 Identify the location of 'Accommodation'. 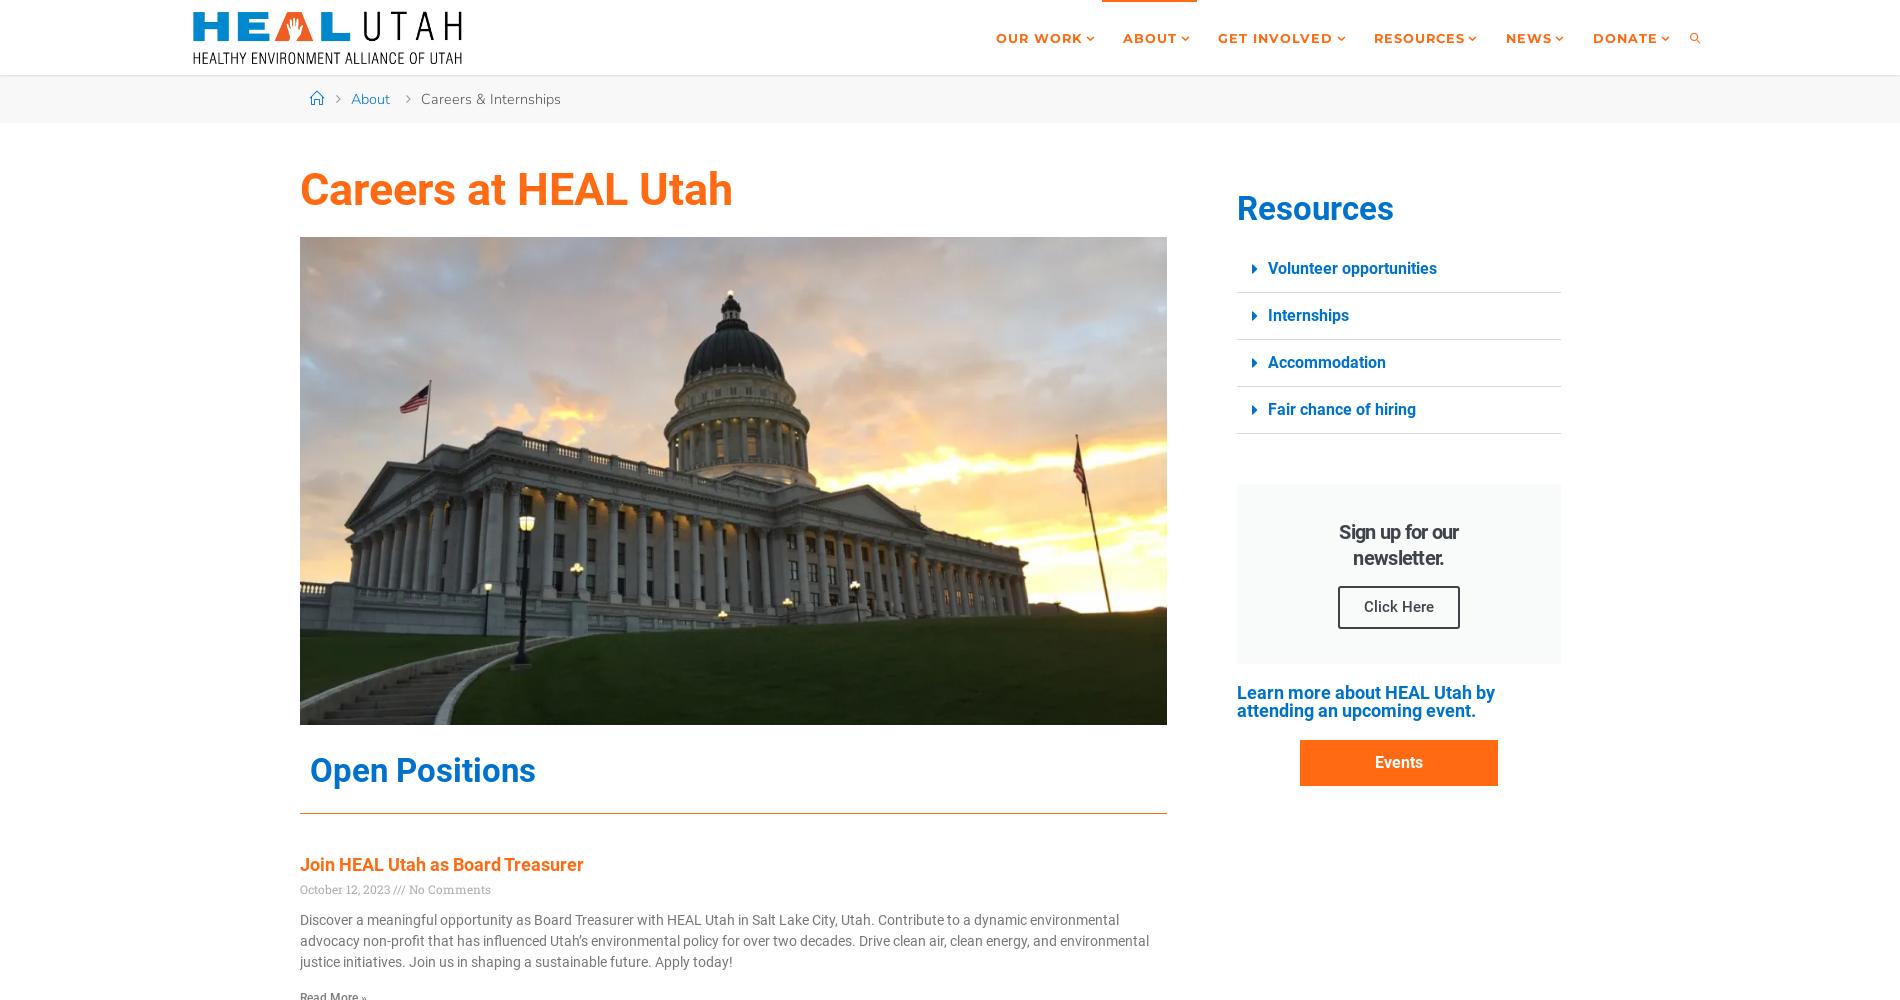
(1325, 361).